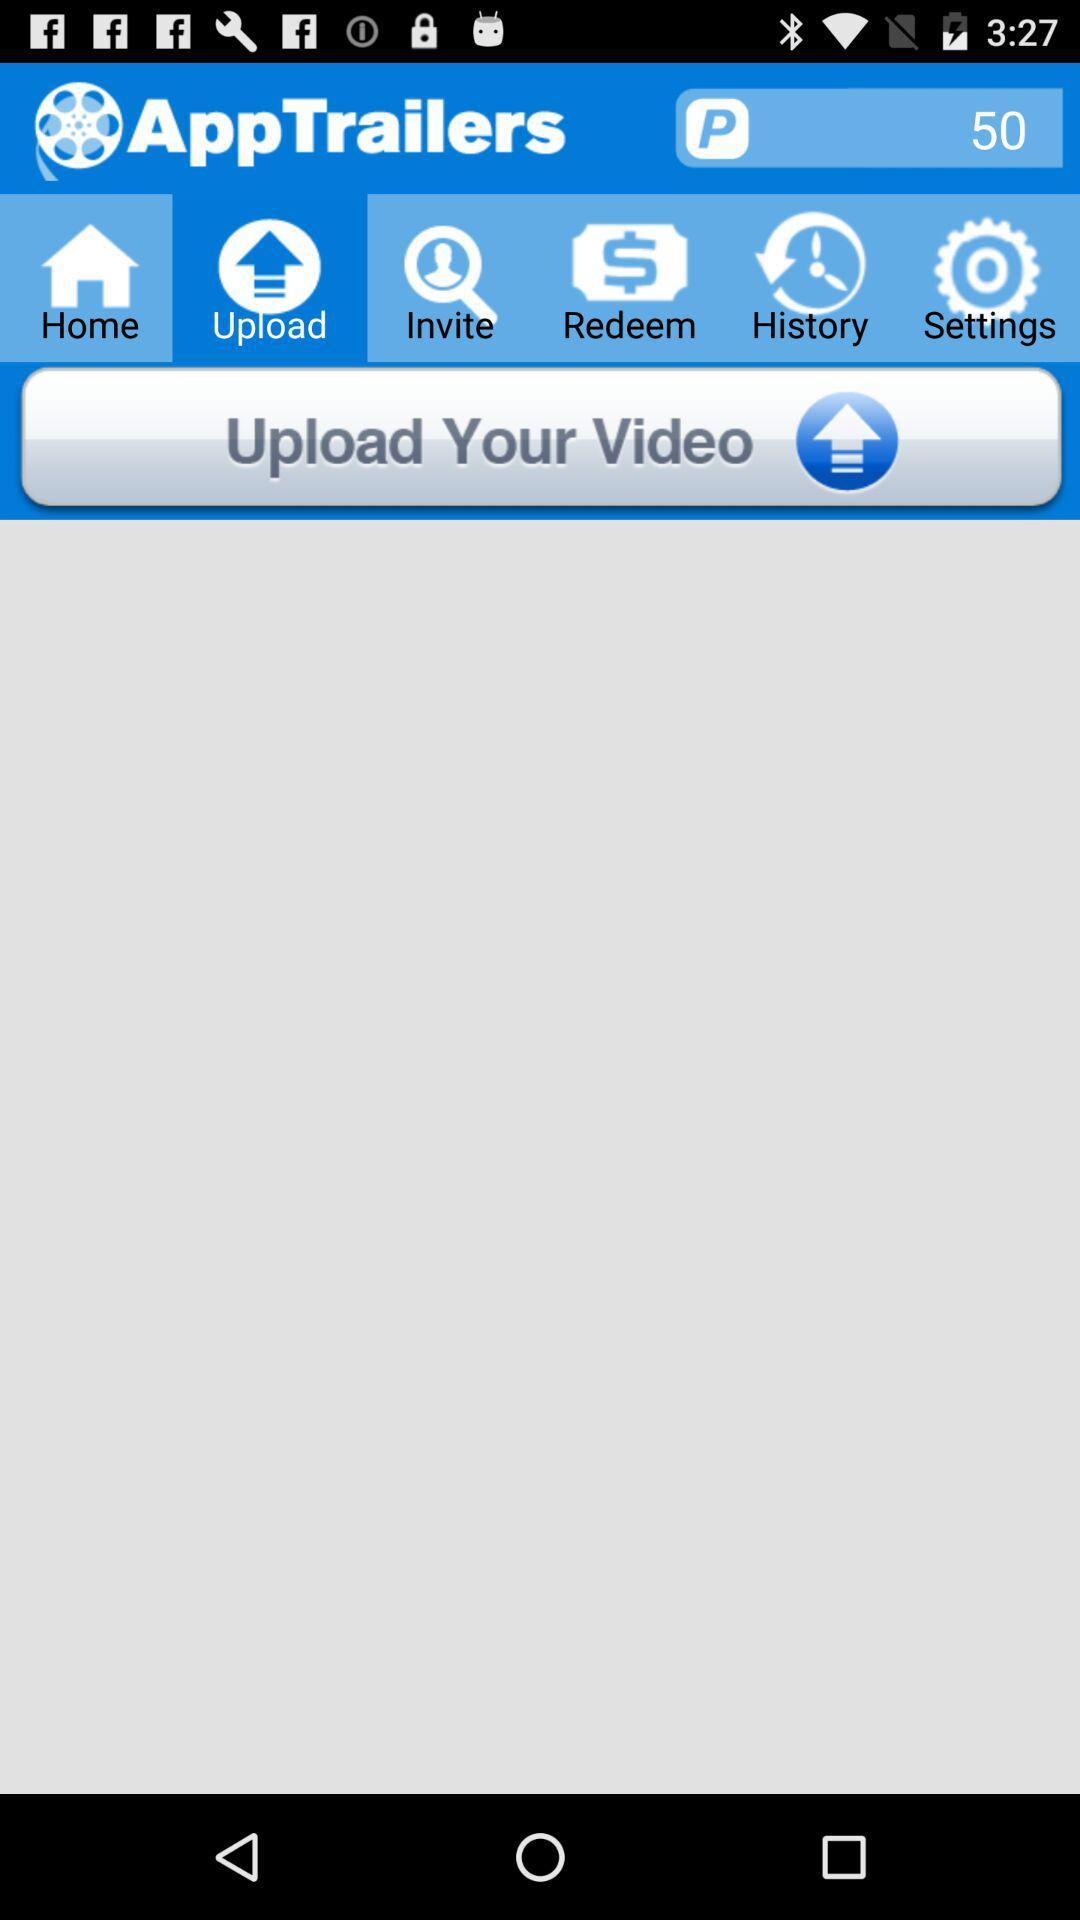  What do you see at coordinates (540, 440) in the screenshot?
I see `upload video` at bounding box center [540, 440].